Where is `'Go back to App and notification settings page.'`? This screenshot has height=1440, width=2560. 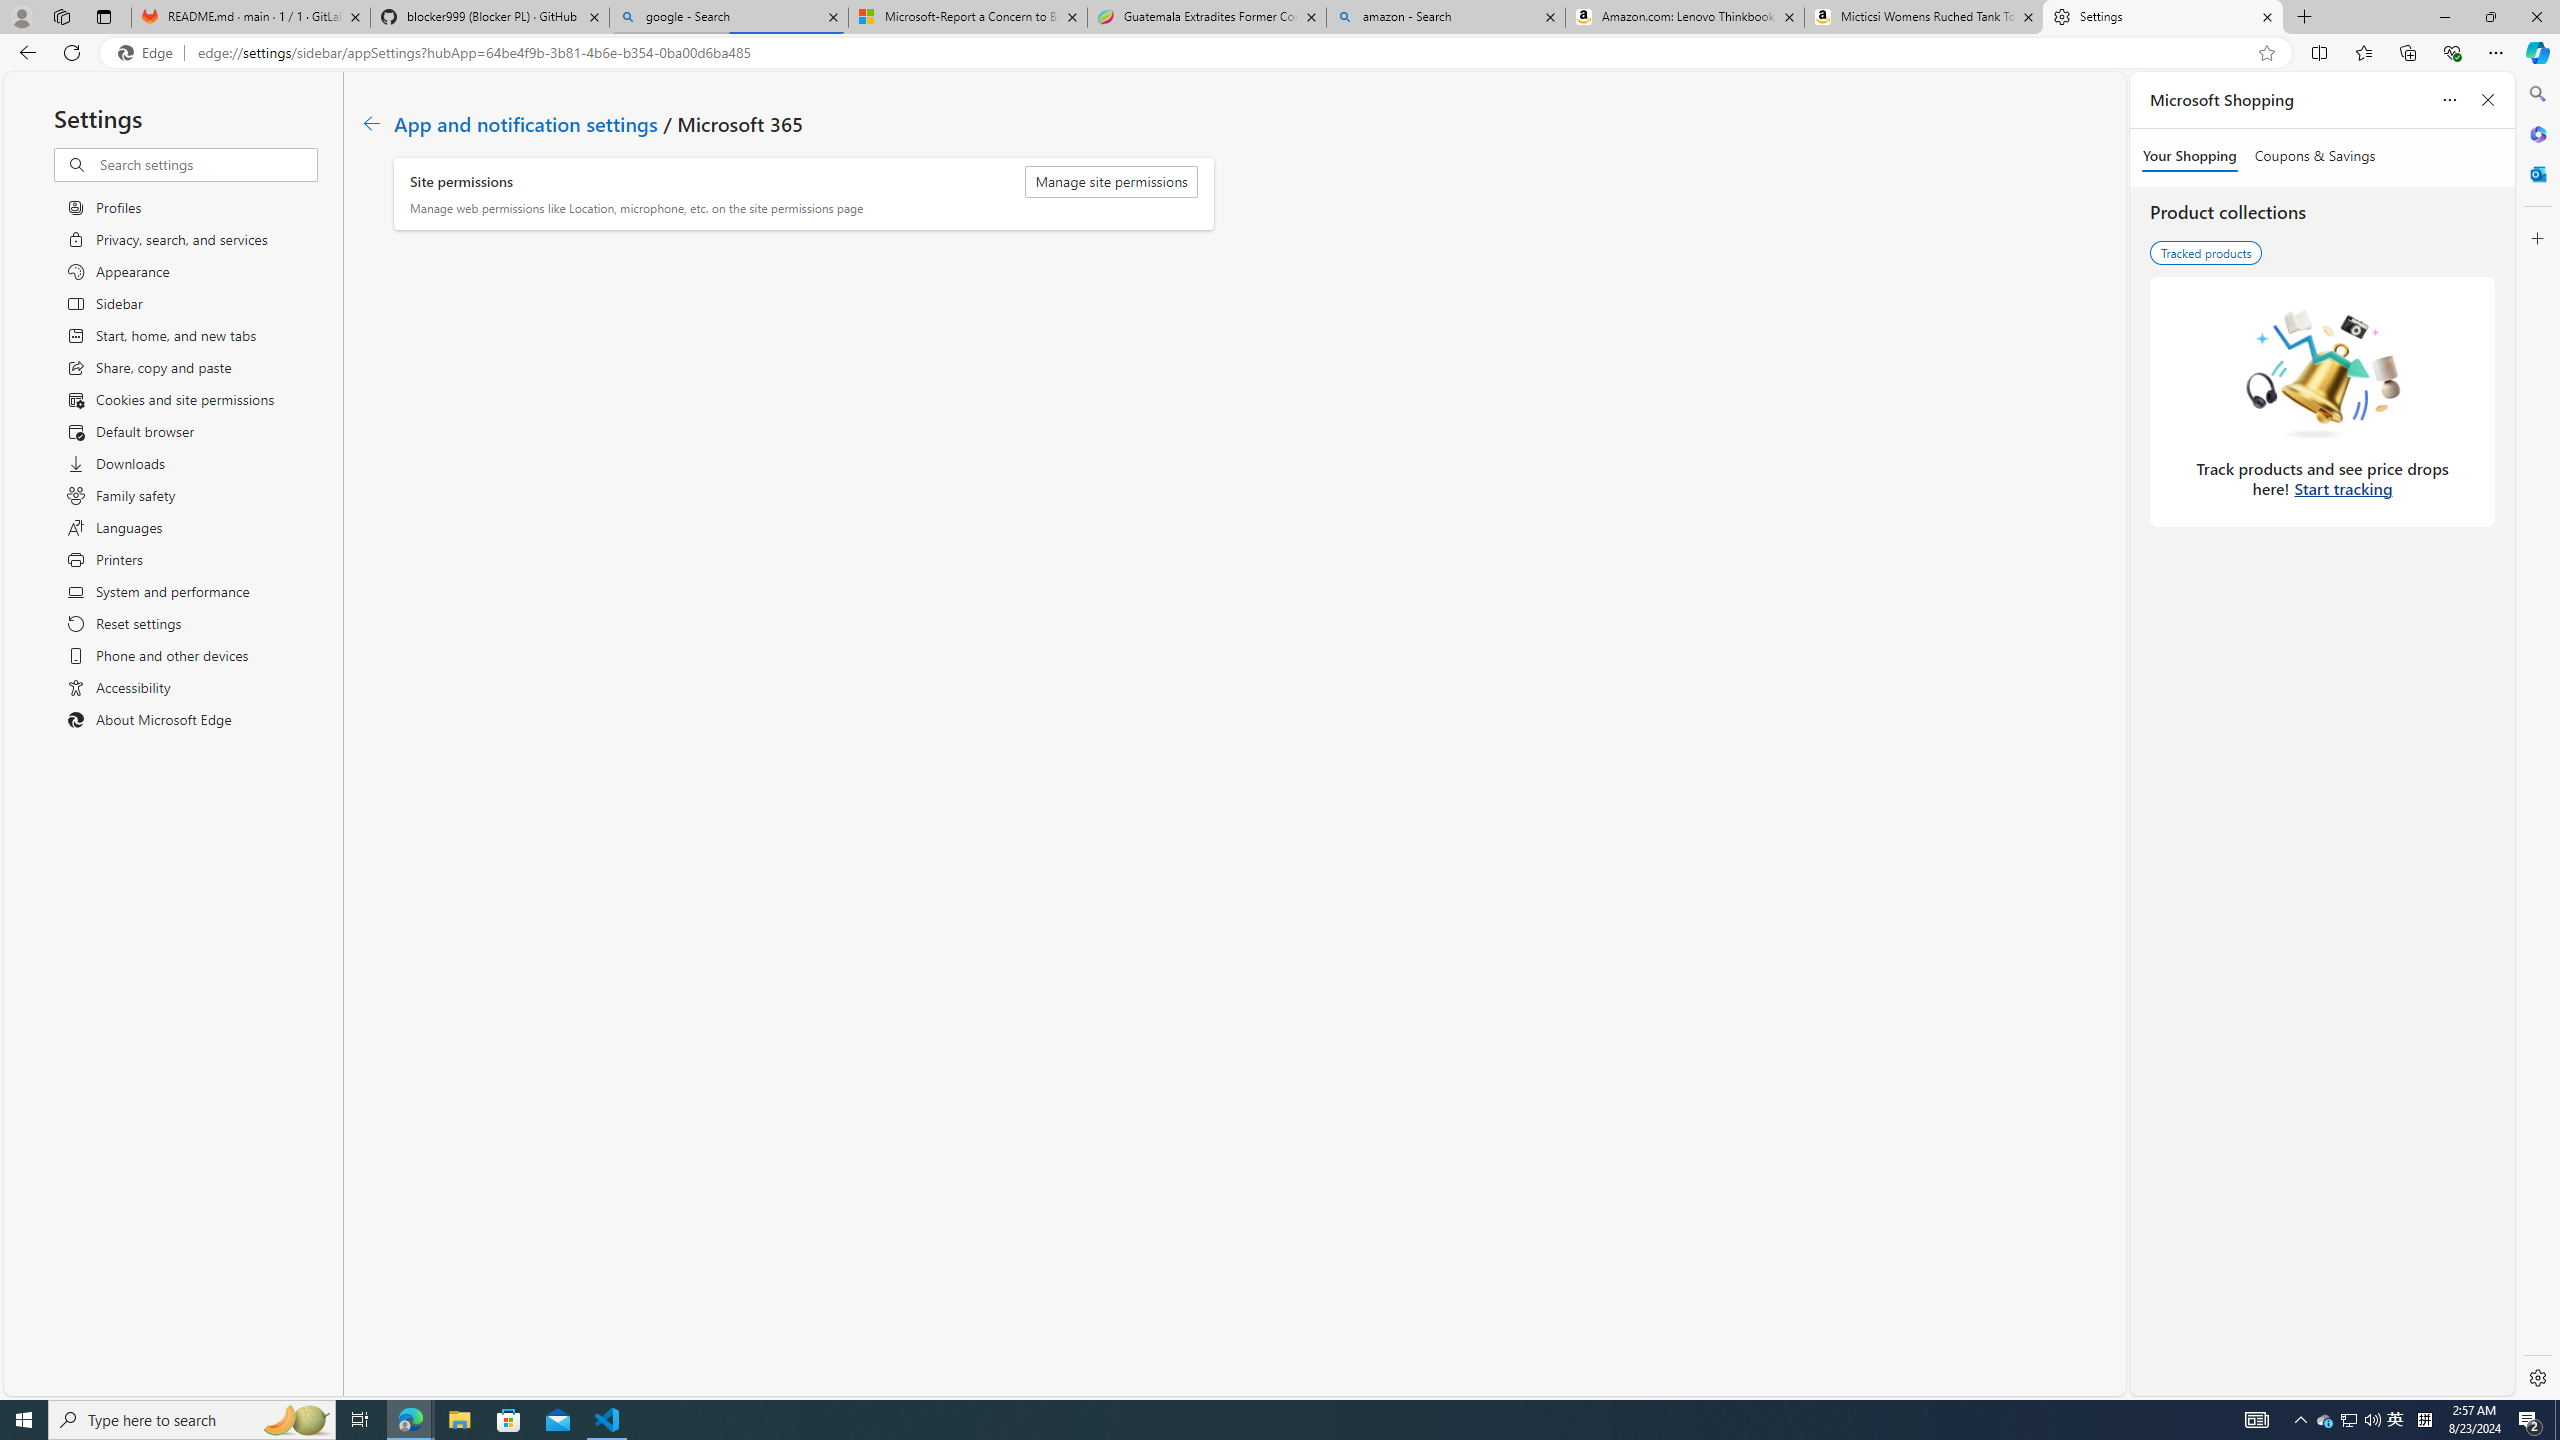
'Go back to App and notification settings page.' is located at coordinates (370, 123).